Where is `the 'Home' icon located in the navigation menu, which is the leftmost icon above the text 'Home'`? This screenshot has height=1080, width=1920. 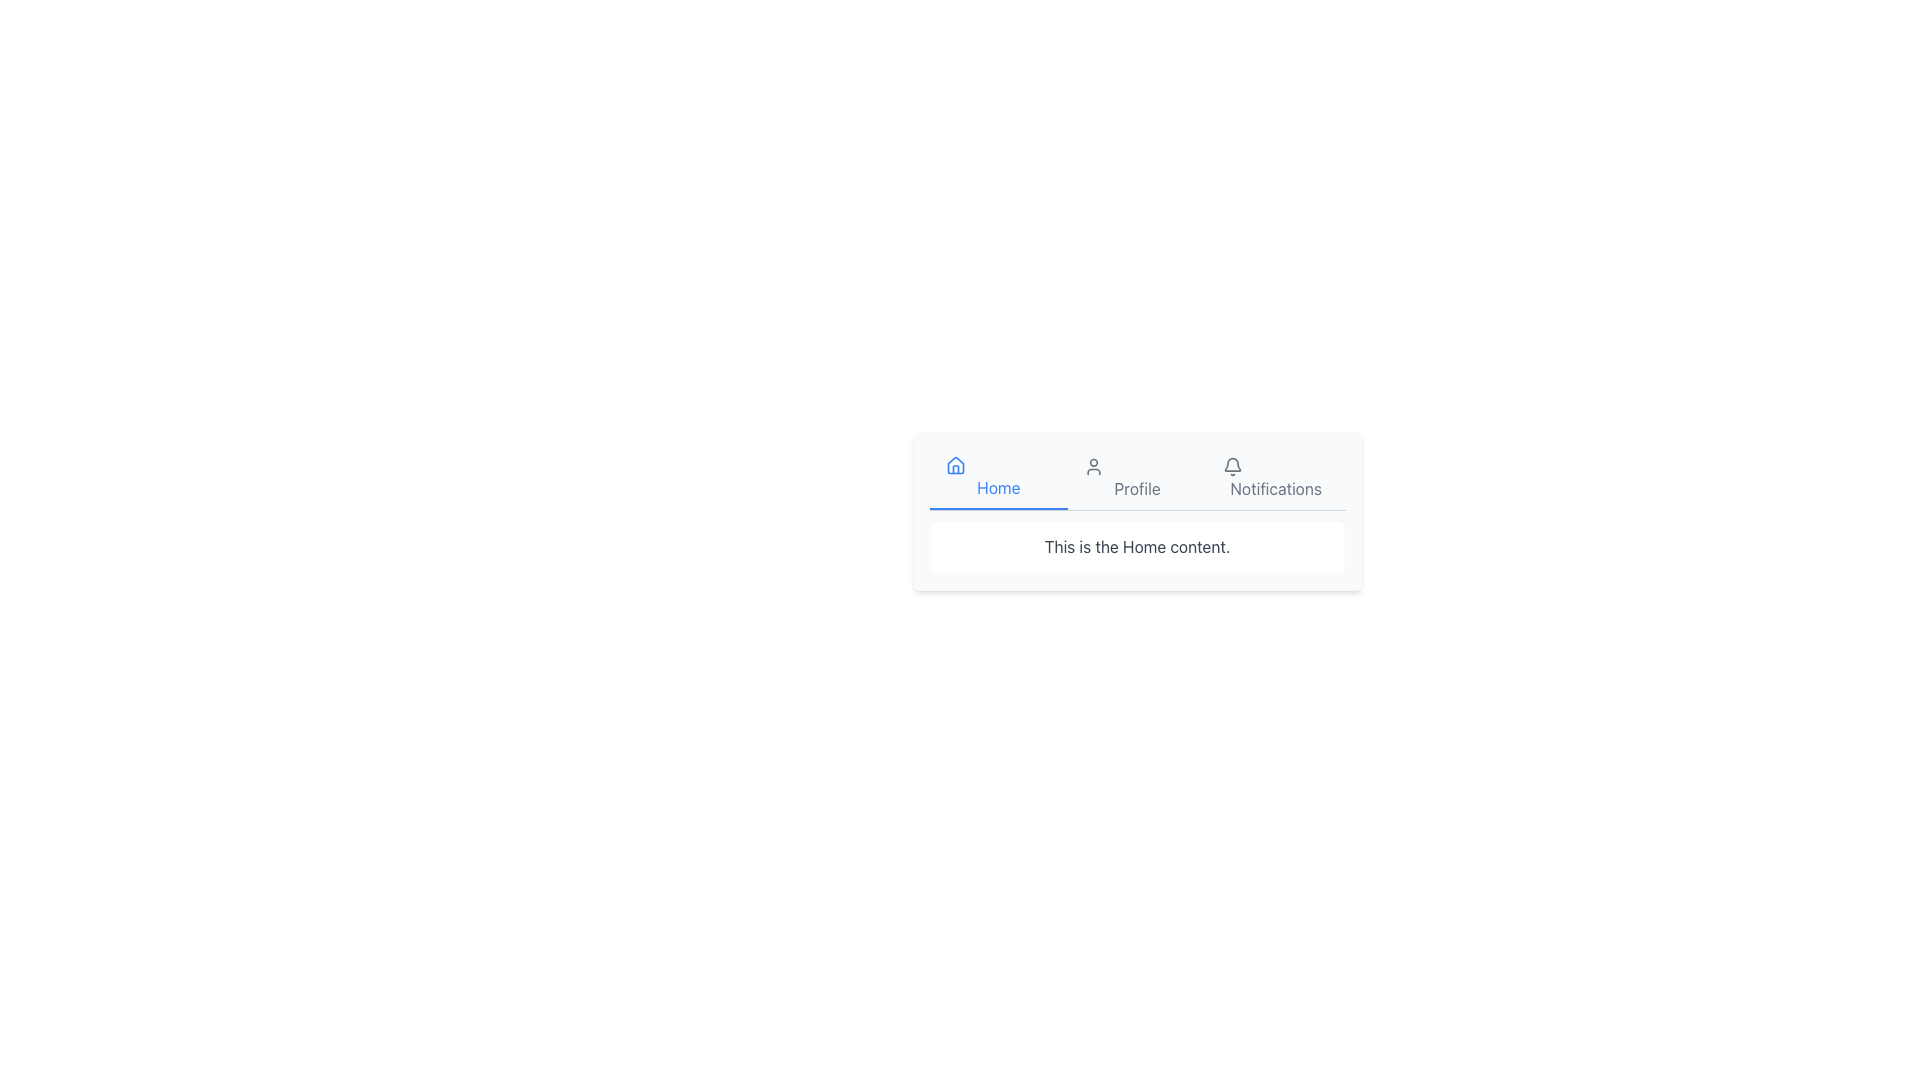
the 'Home' icon located in the navigation menu, which is the leftmost icon above the text 'Home' is located at coordinates (998, 466).